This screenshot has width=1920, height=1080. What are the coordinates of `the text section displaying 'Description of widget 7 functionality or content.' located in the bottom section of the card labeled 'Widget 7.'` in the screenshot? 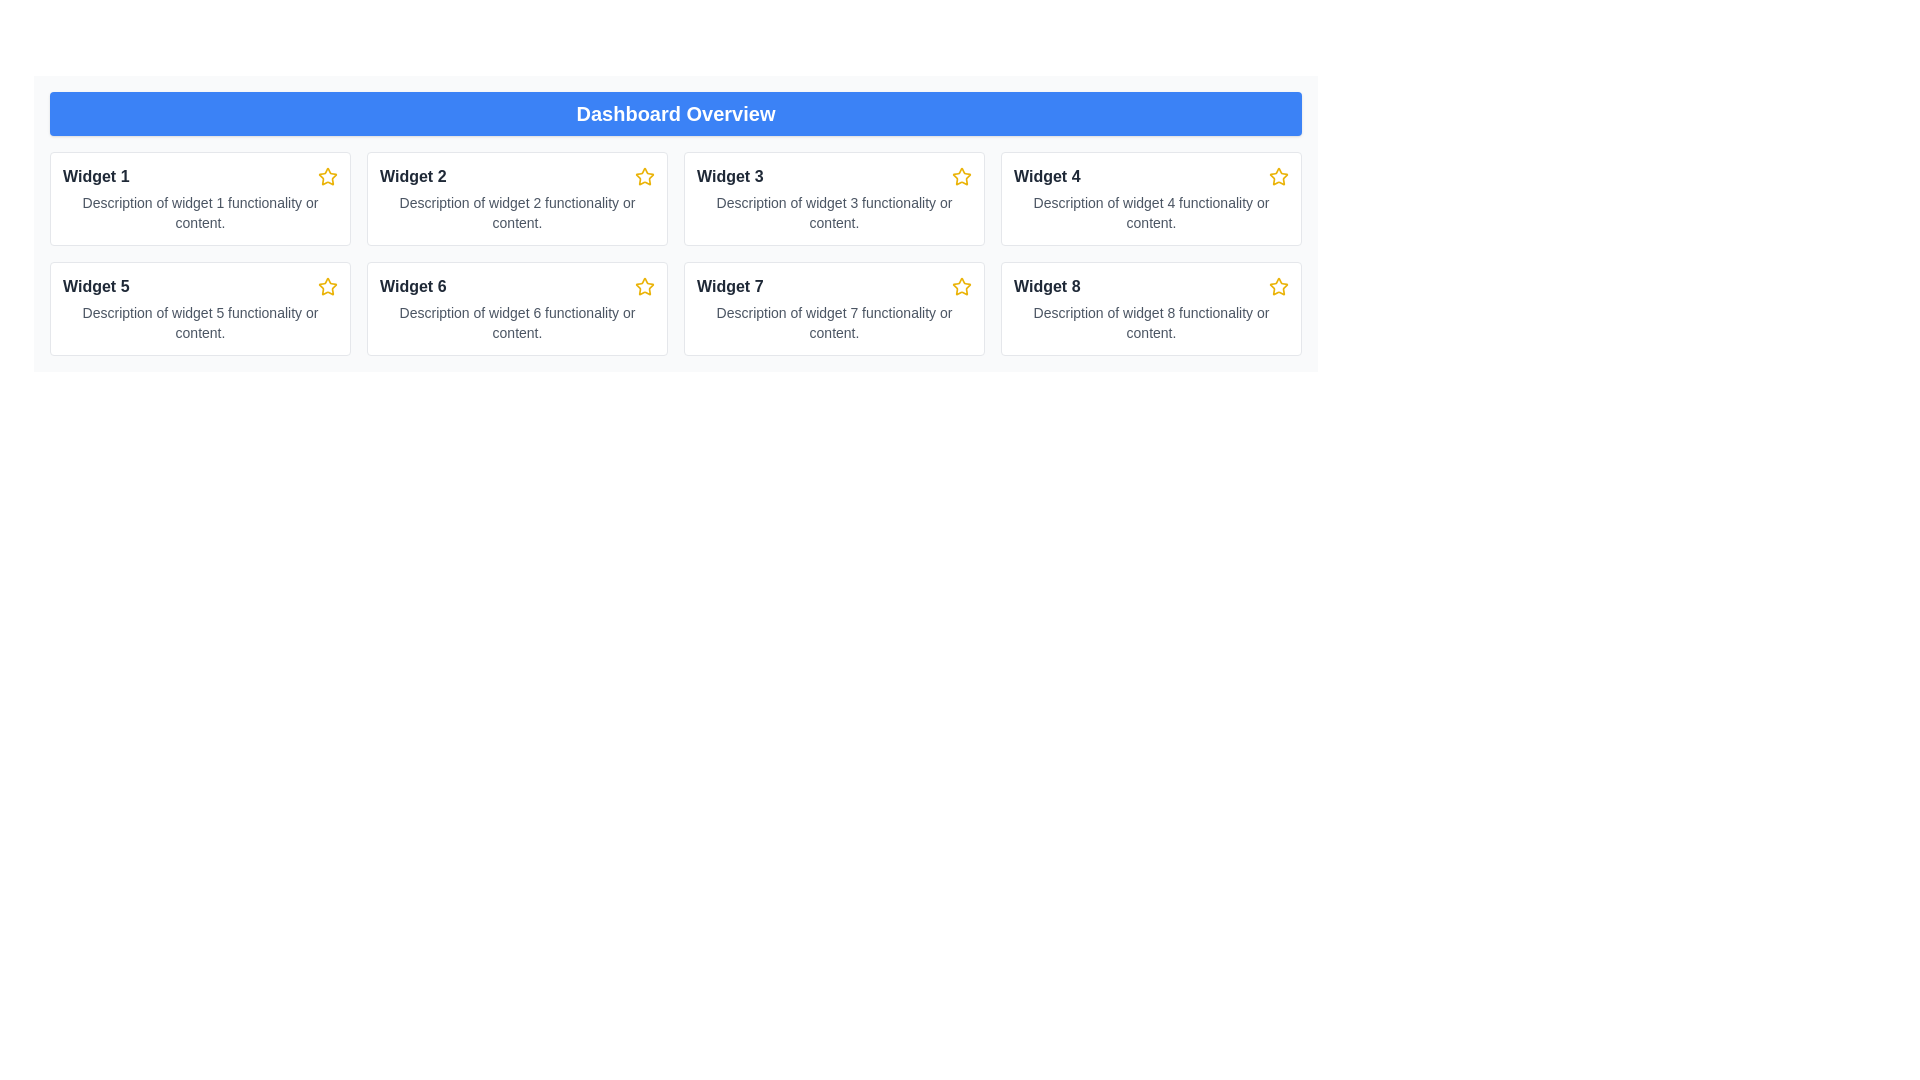 It's located at (834, 322).